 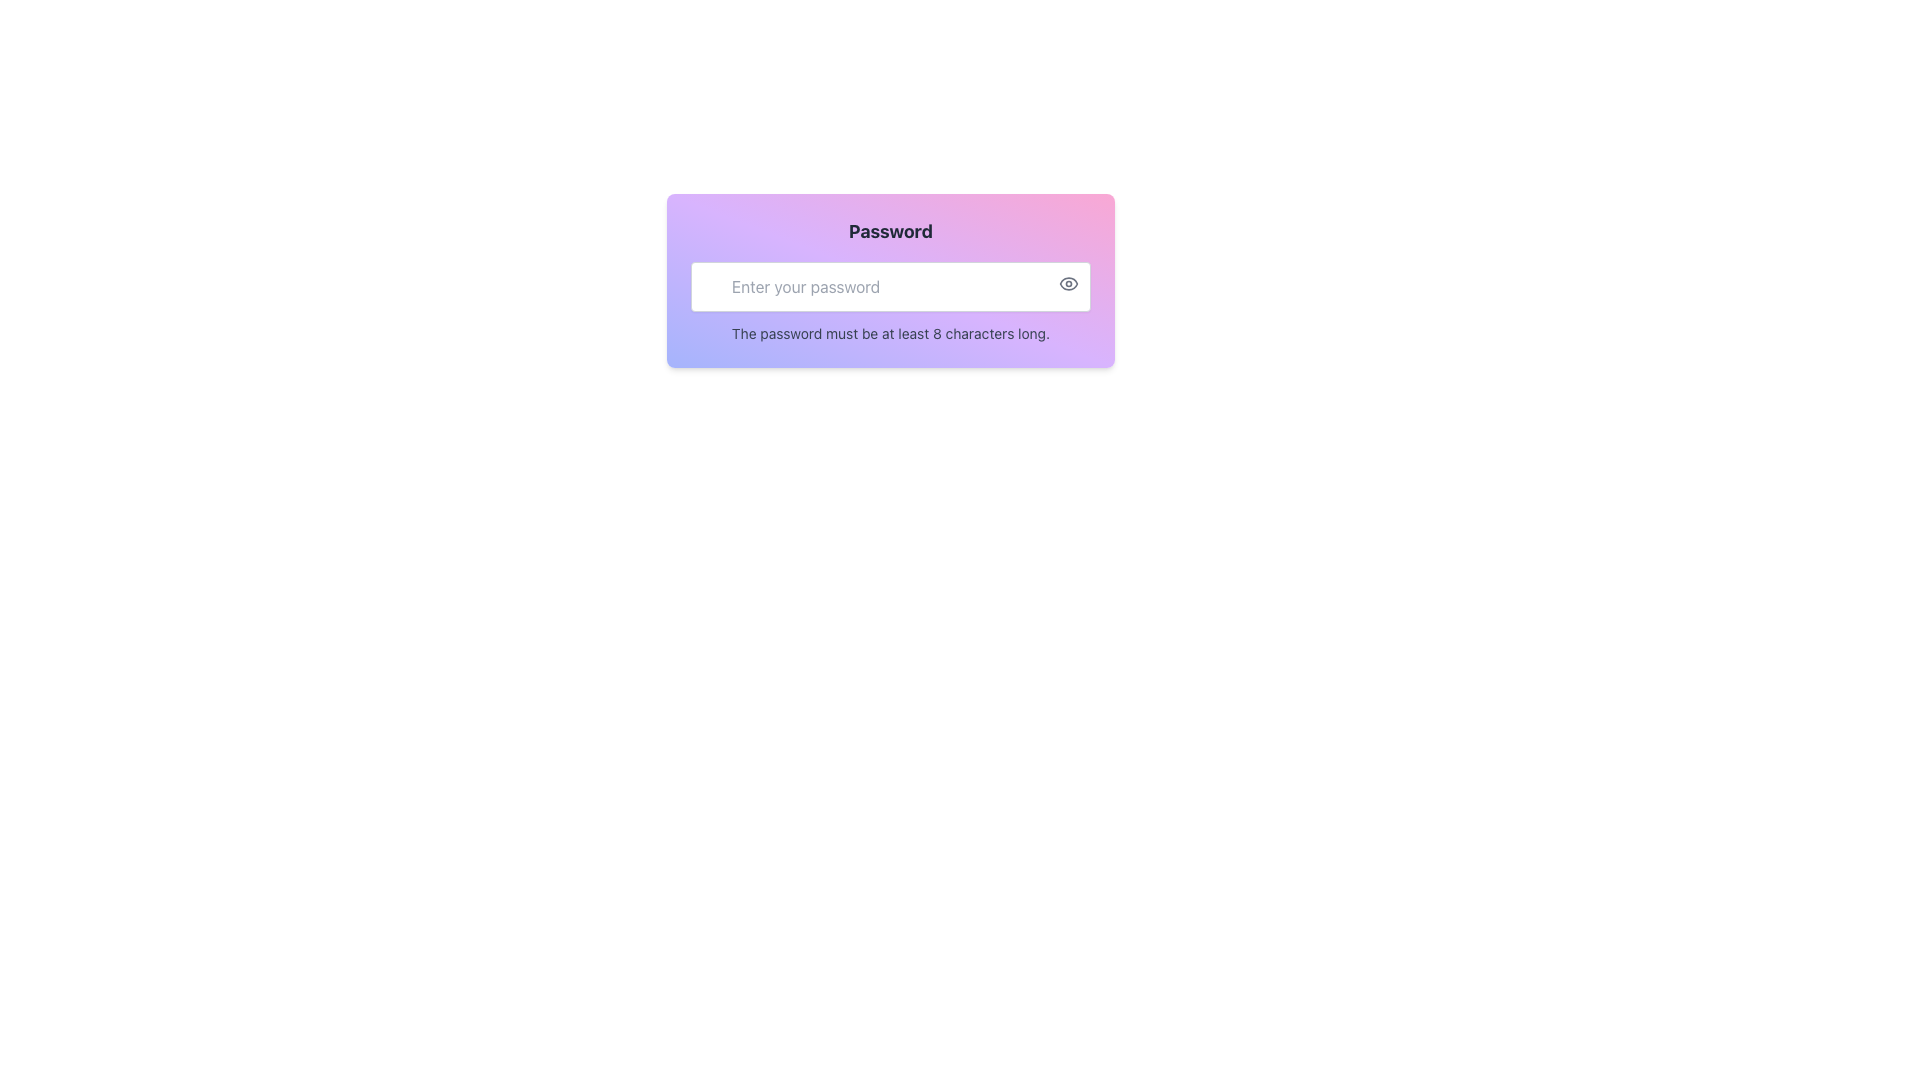 I want to click on the Text Label that informs the user about the password requirements, located below the 'Password' text input field and styled with a gradient background and rounded corners, so click(x=890, y=333).